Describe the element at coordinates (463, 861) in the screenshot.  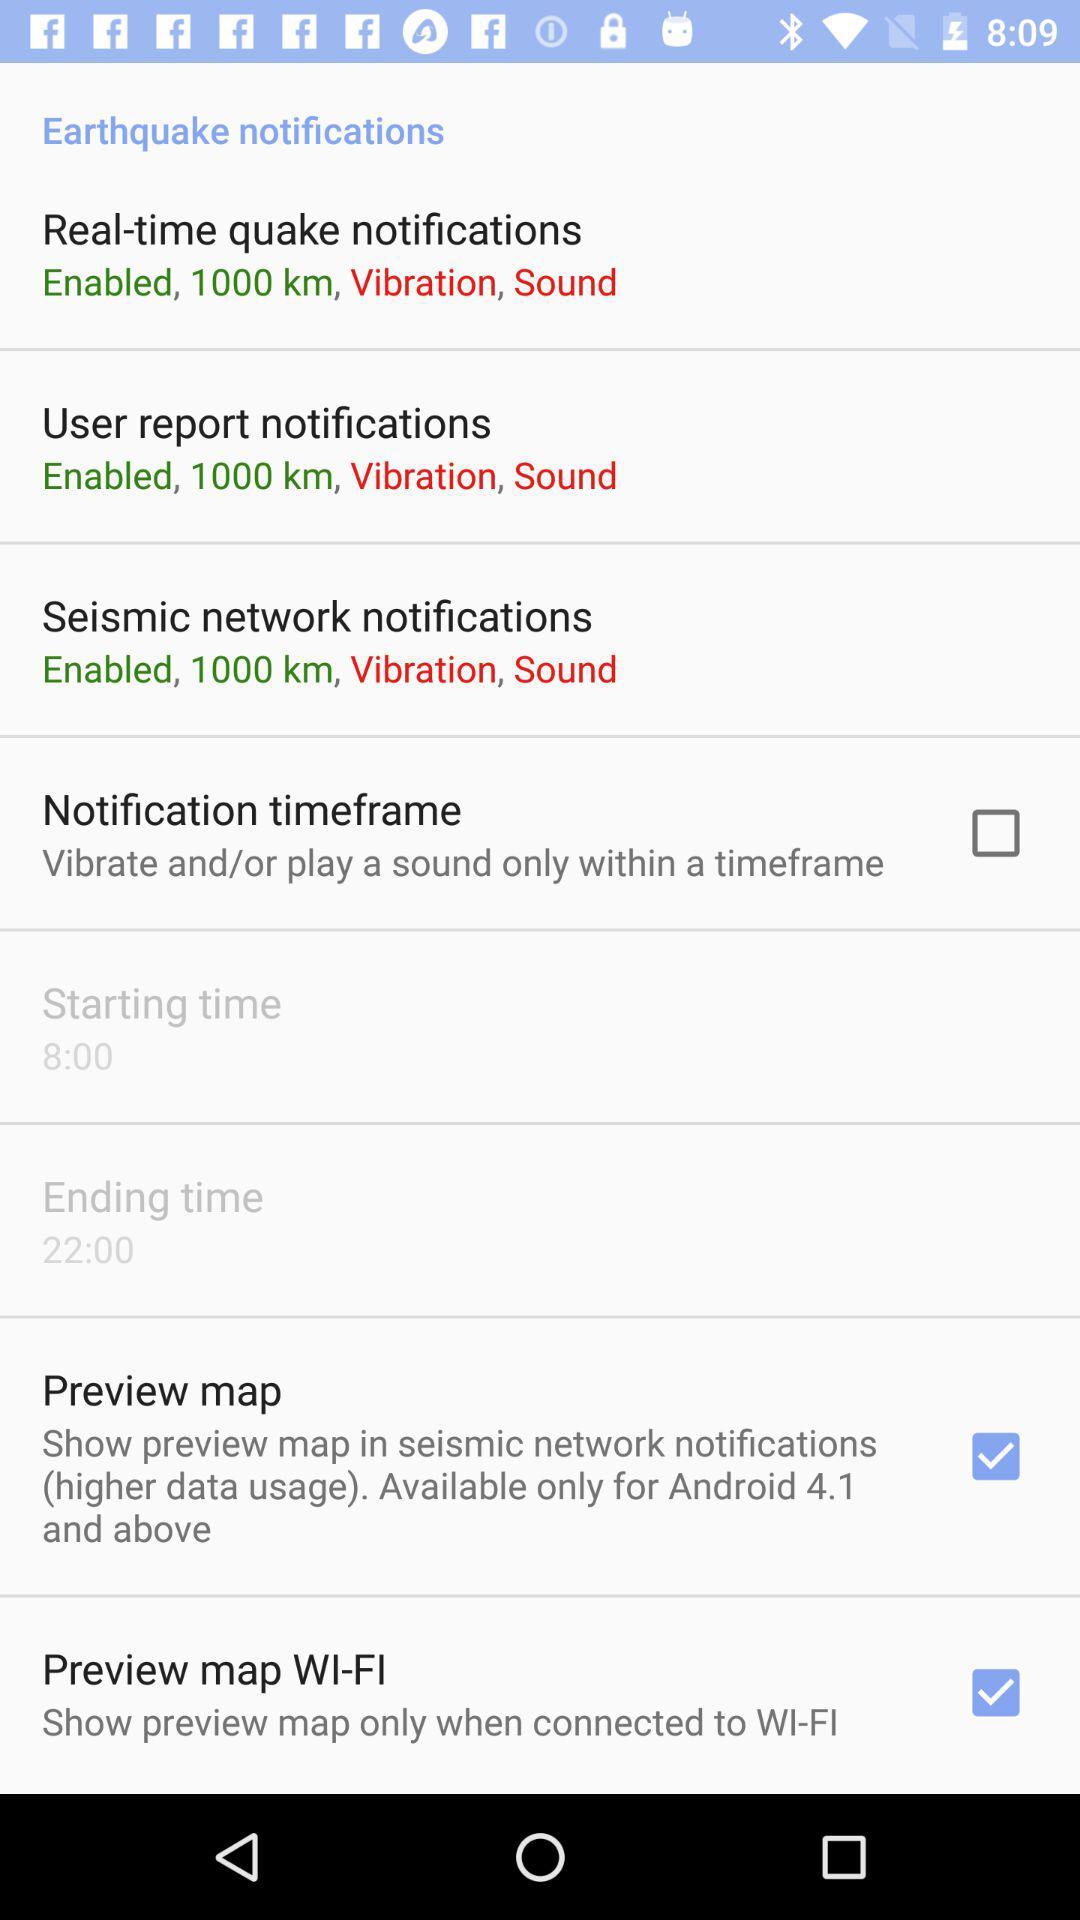
I see `icon above starting time app` at that location.